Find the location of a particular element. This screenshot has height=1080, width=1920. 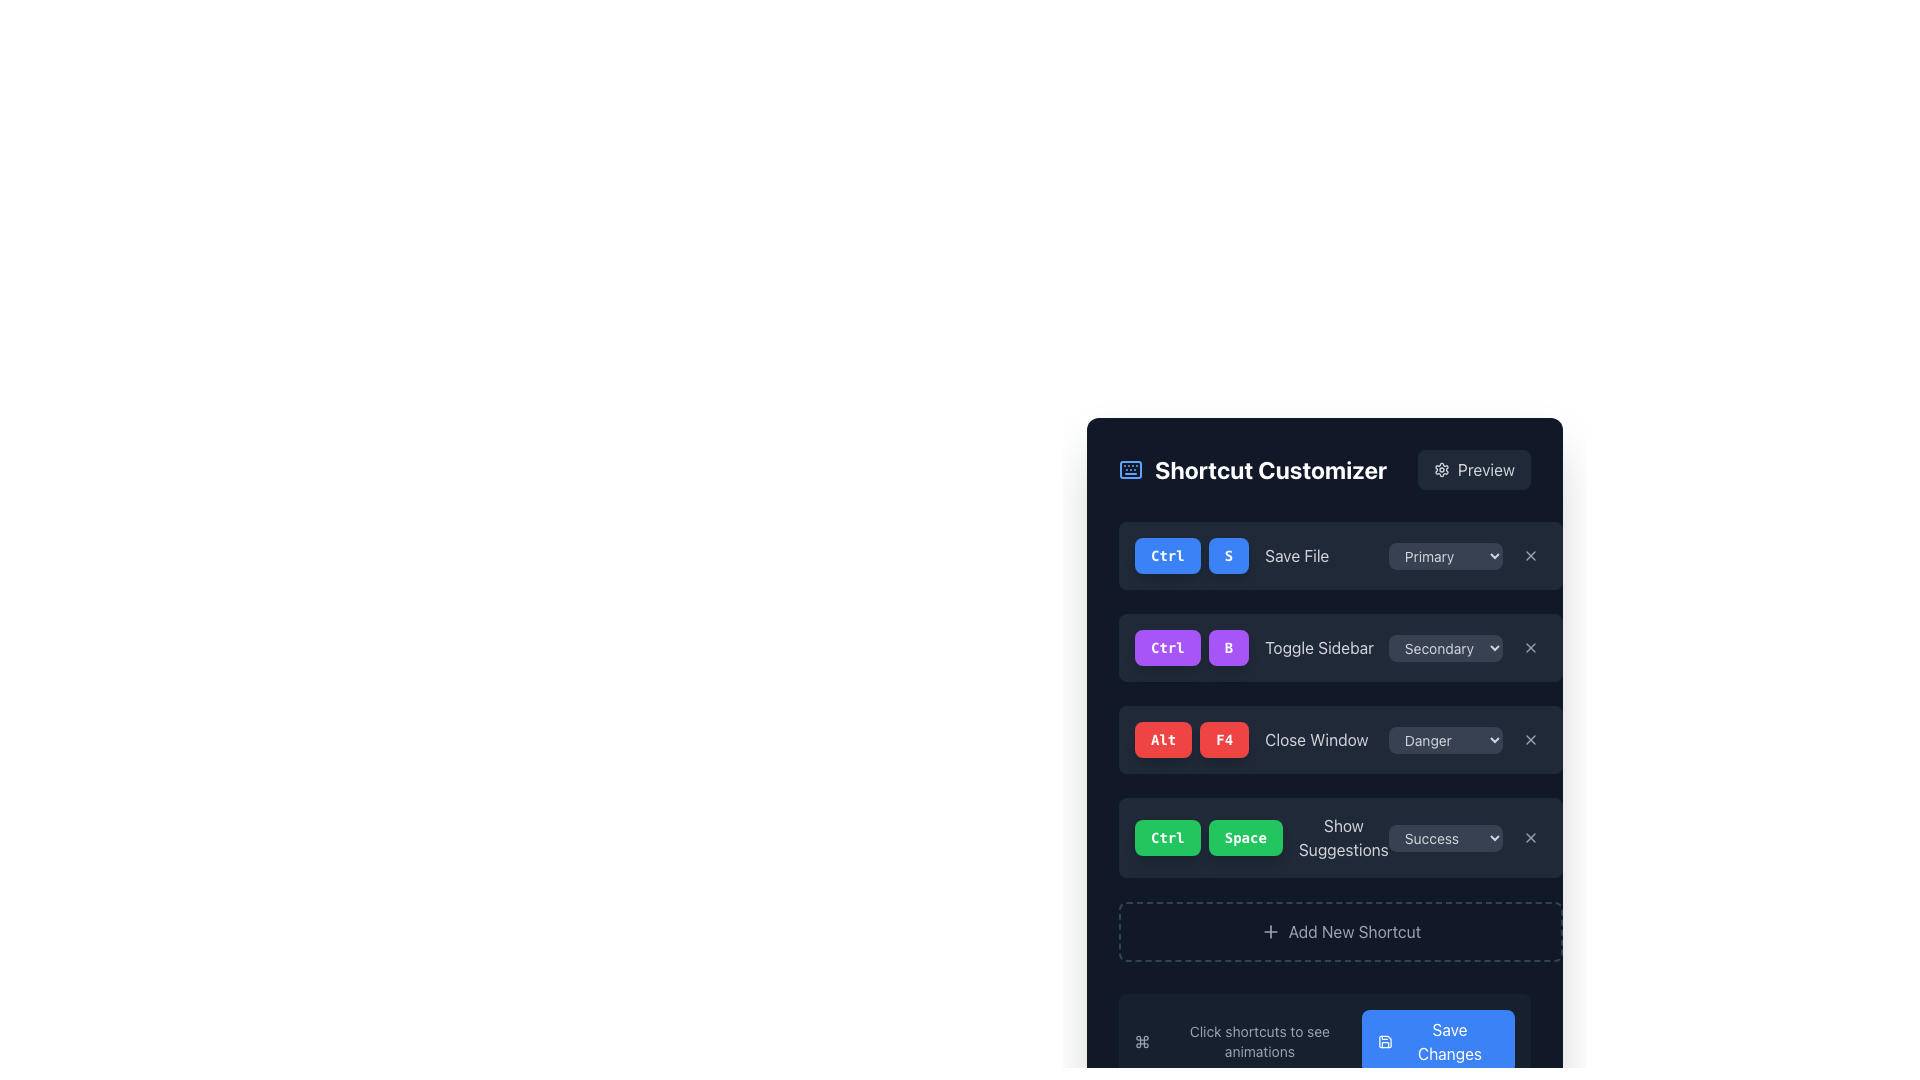

the icon that visually represents a command or shortcut, located to the left of the text 'Click shortcuts to see animations' at the bottom of the interface is located at coordinates (1142, 1040).